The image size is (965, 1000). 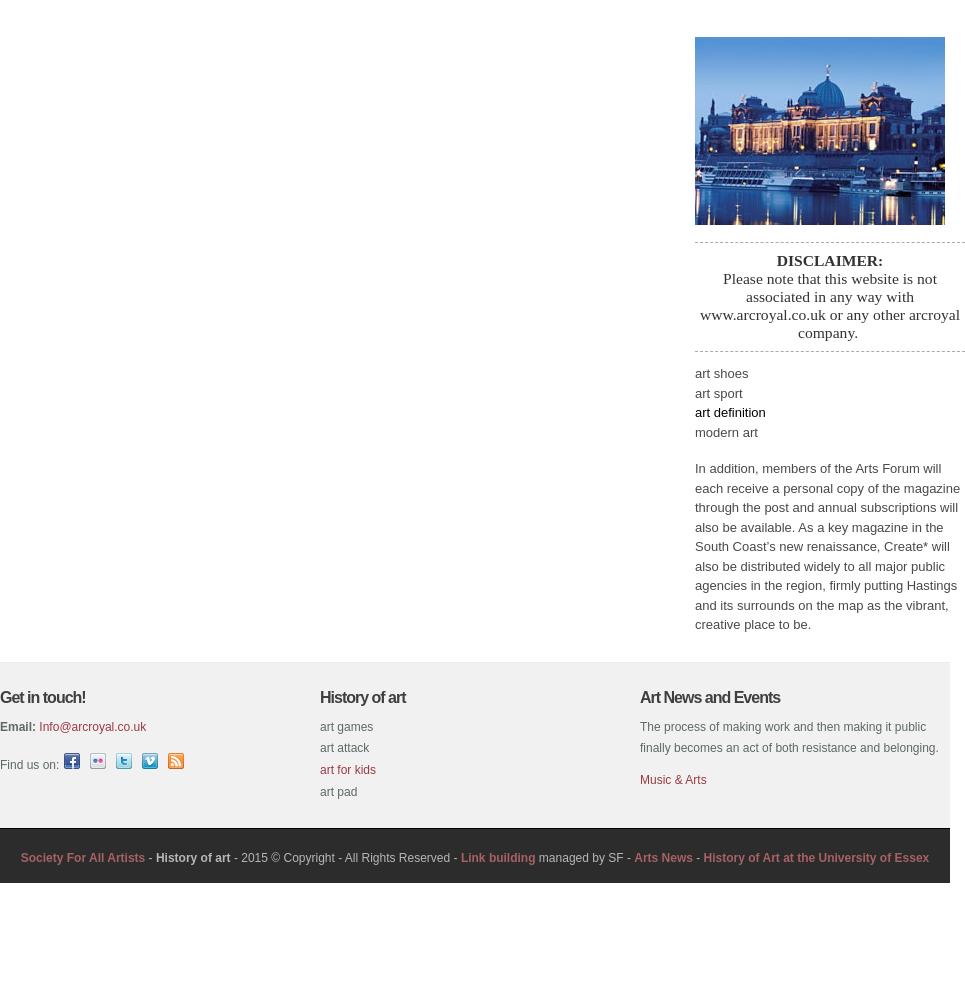 I want to click on 'art pad', so click(x=338, y=791).